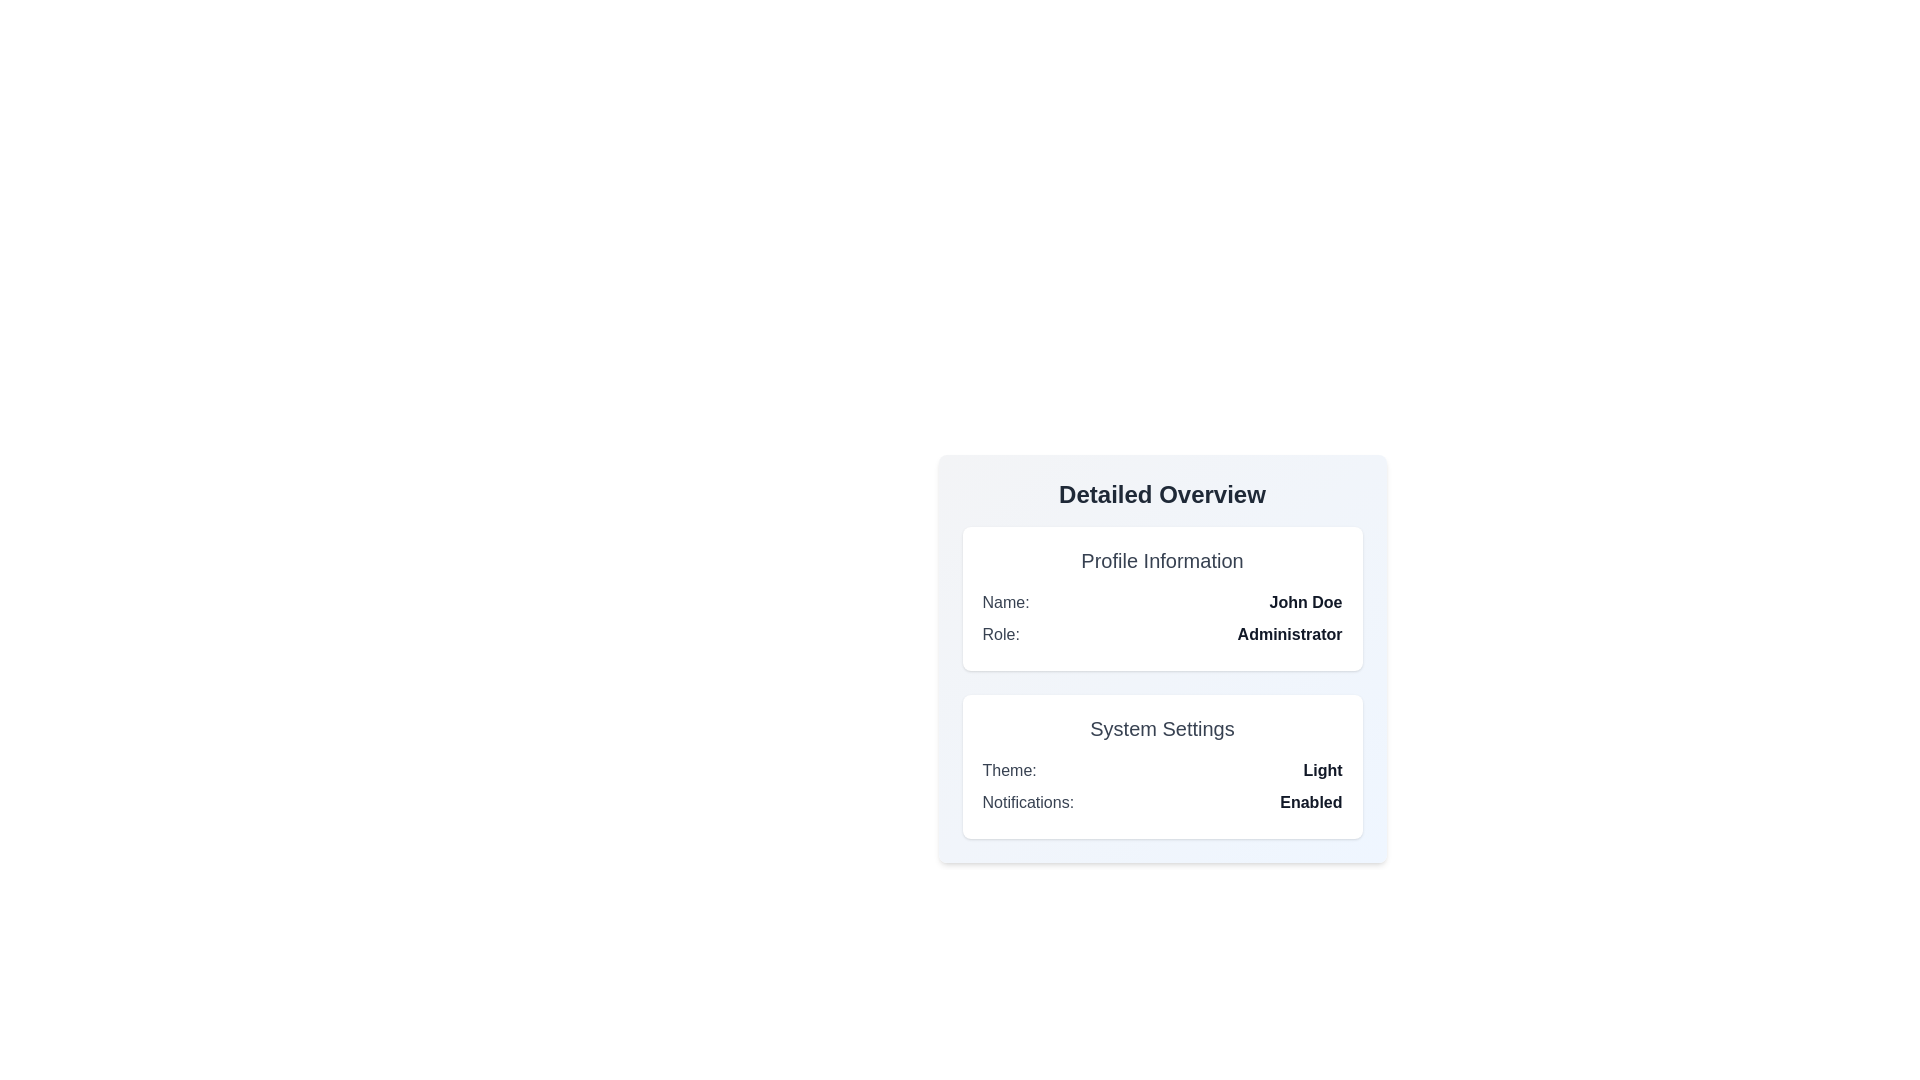 This screenshot has height=1080, width=1920. What do you see at coordinates (1162, 560) in the screenshot?
I see `the header text label that serves as the title for the user details section, positioned centrally at the top of the card above 'Name: John Doe' and 'Role: Administrator'` at bounding box center [1162, 560].